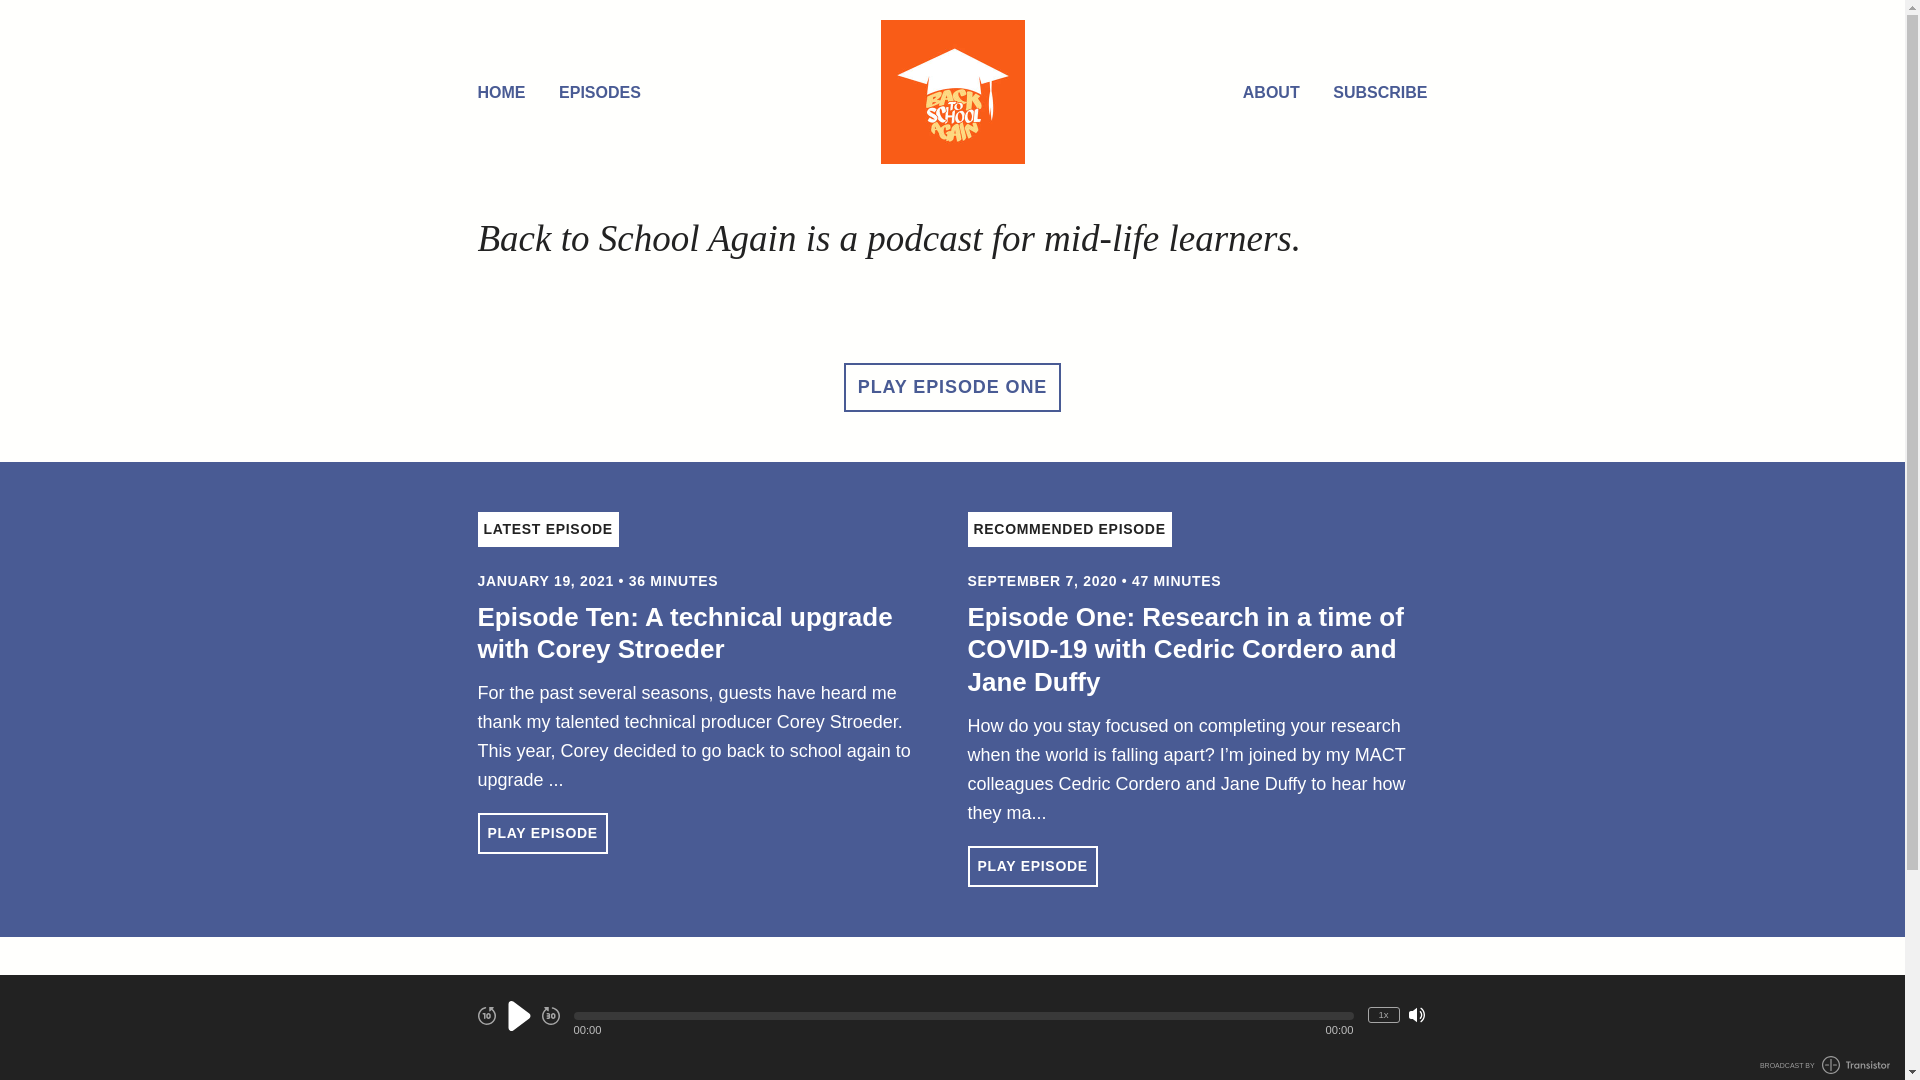 The width and height of the screenshot is (1920, 1080). Describe the element at coordinates (1415, 1014) in the screenshot. I see `'Mute/Unmute'` at that location.